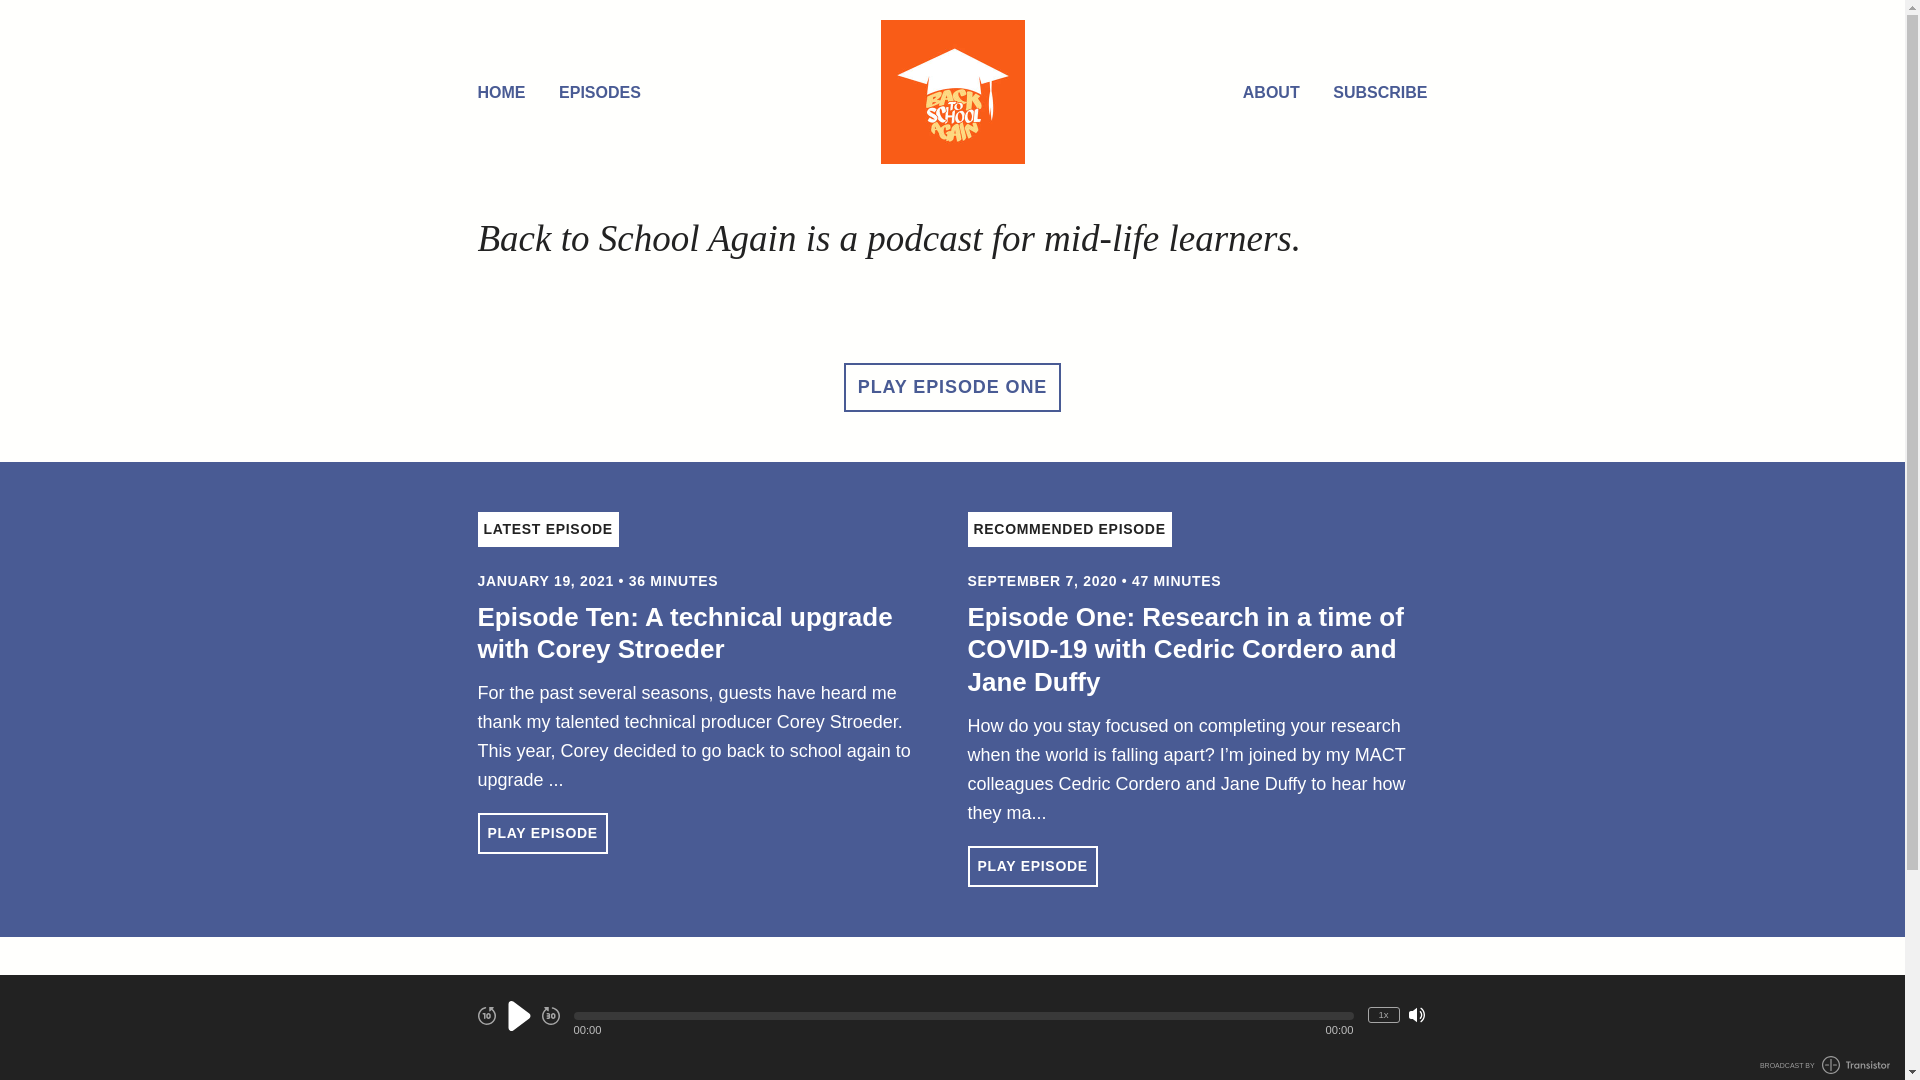 The width and height of the screenshot is (1920, 1080). Describe the element at coordinates (1415, 1014) in the screenshot. I see `'Mute/Unmute'` at that location.